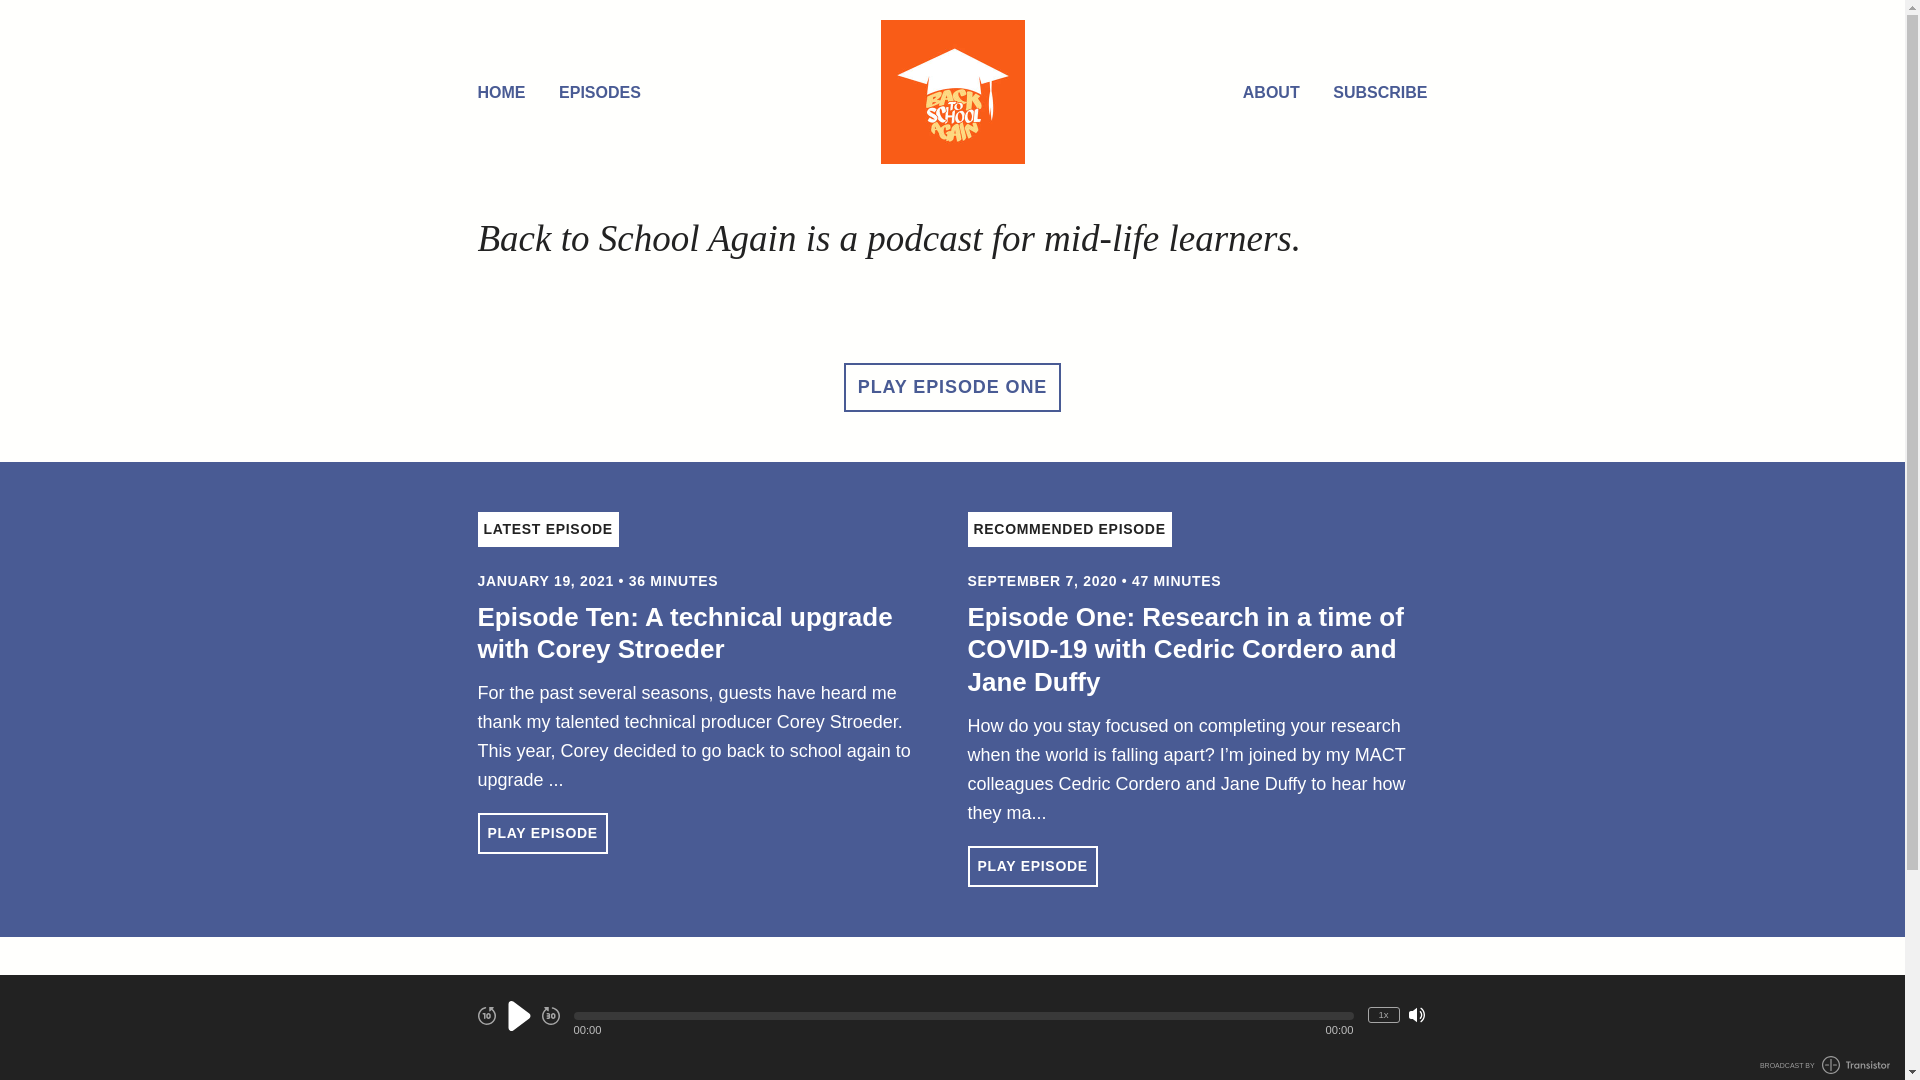 The width and height of the screenshot is (1920, 1080). Describe the element at coordinates (1415, 1014) in the screenshot. I see `'Mute/Unmute'` at that location.